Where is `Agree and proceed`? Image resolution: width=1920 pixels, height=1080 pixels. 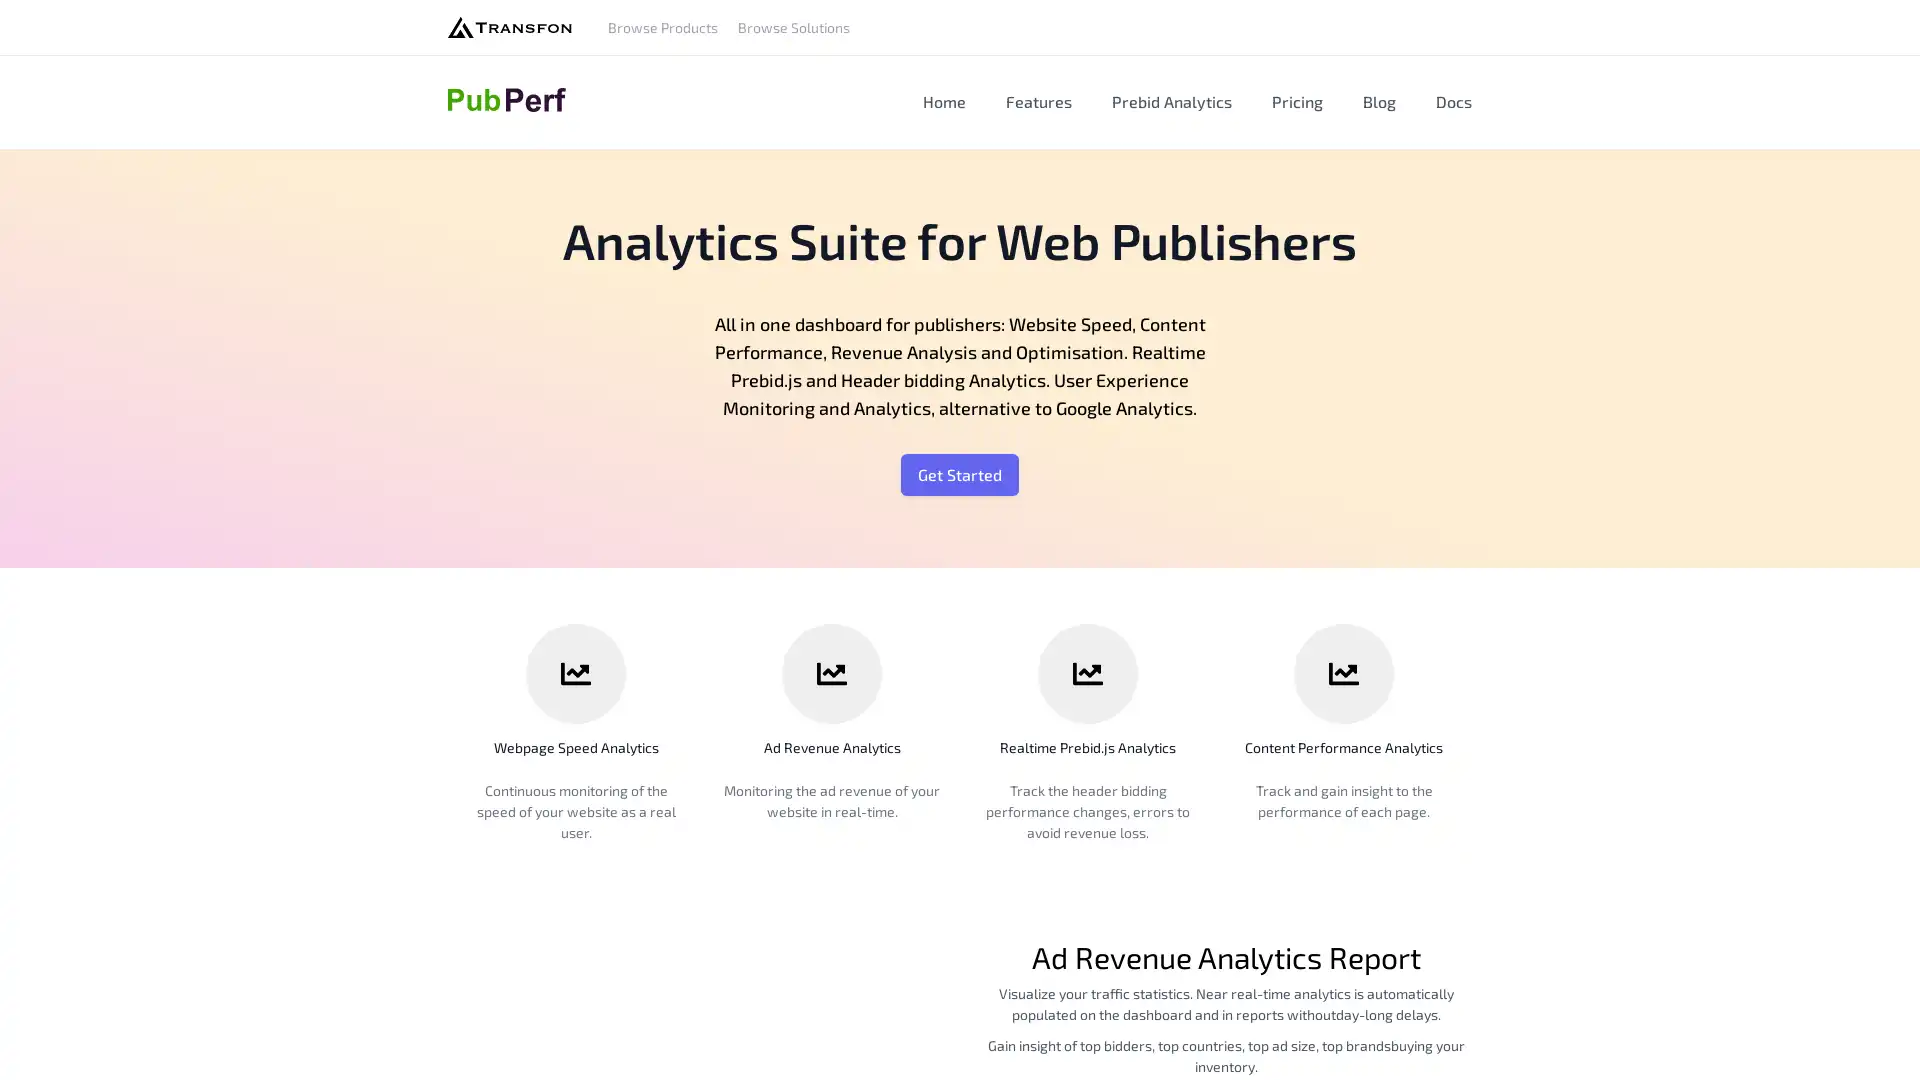 Agree and proceed is located at coordinates (360, 1043).